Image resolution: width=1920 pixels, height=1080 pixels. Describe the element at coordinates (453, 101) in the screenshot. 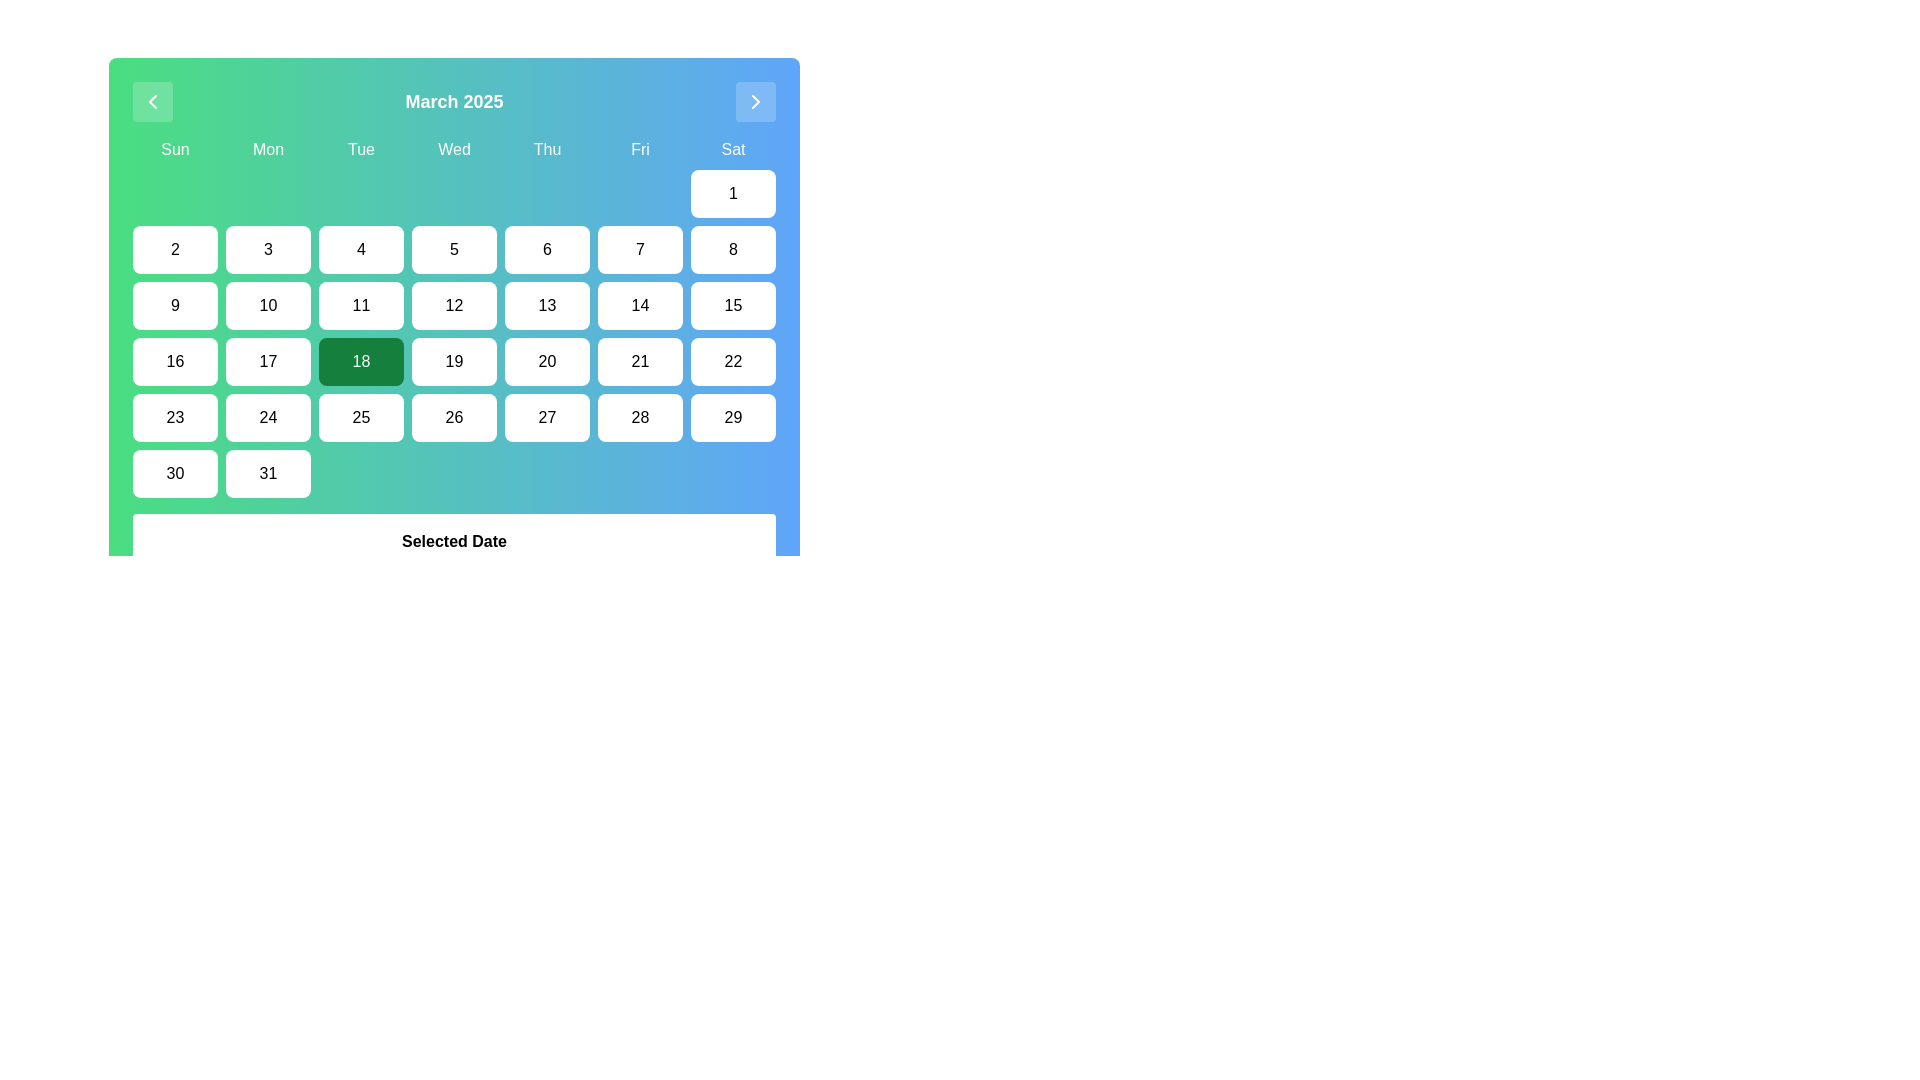

I see `the Label (Text Display) that shows the currently selected month and year in the calendar interface, located centrally in the header section` at that location.